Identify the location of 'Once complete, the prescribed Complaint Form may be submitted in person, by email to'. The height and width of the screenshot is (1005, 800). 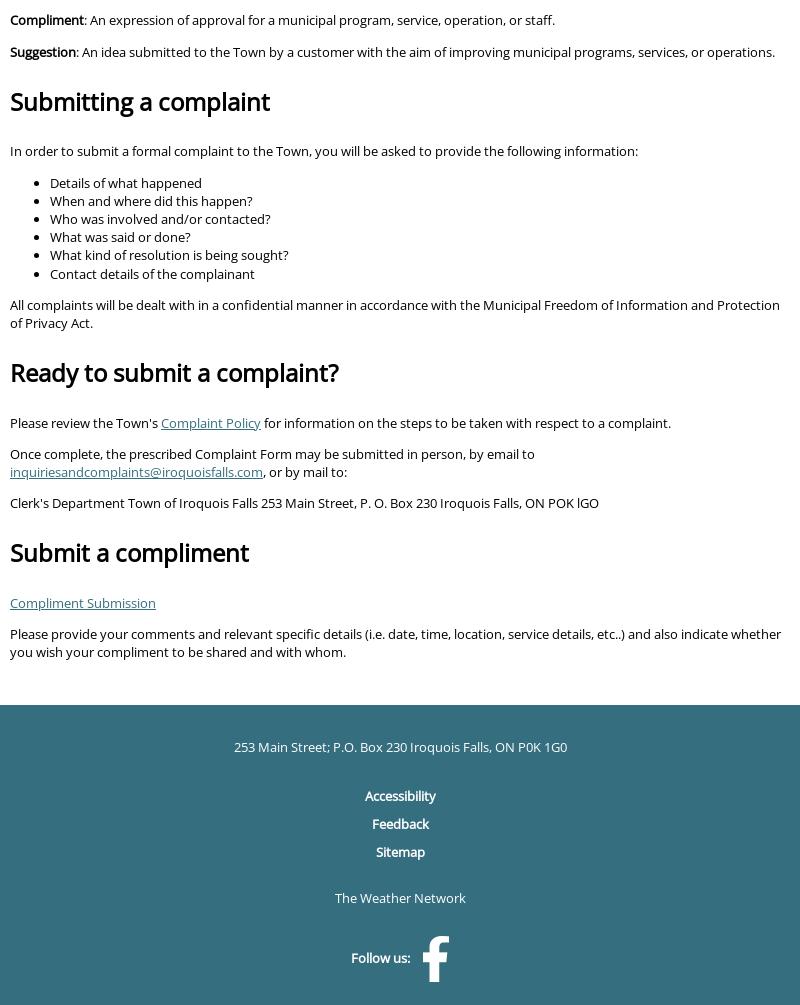
(272, 452).